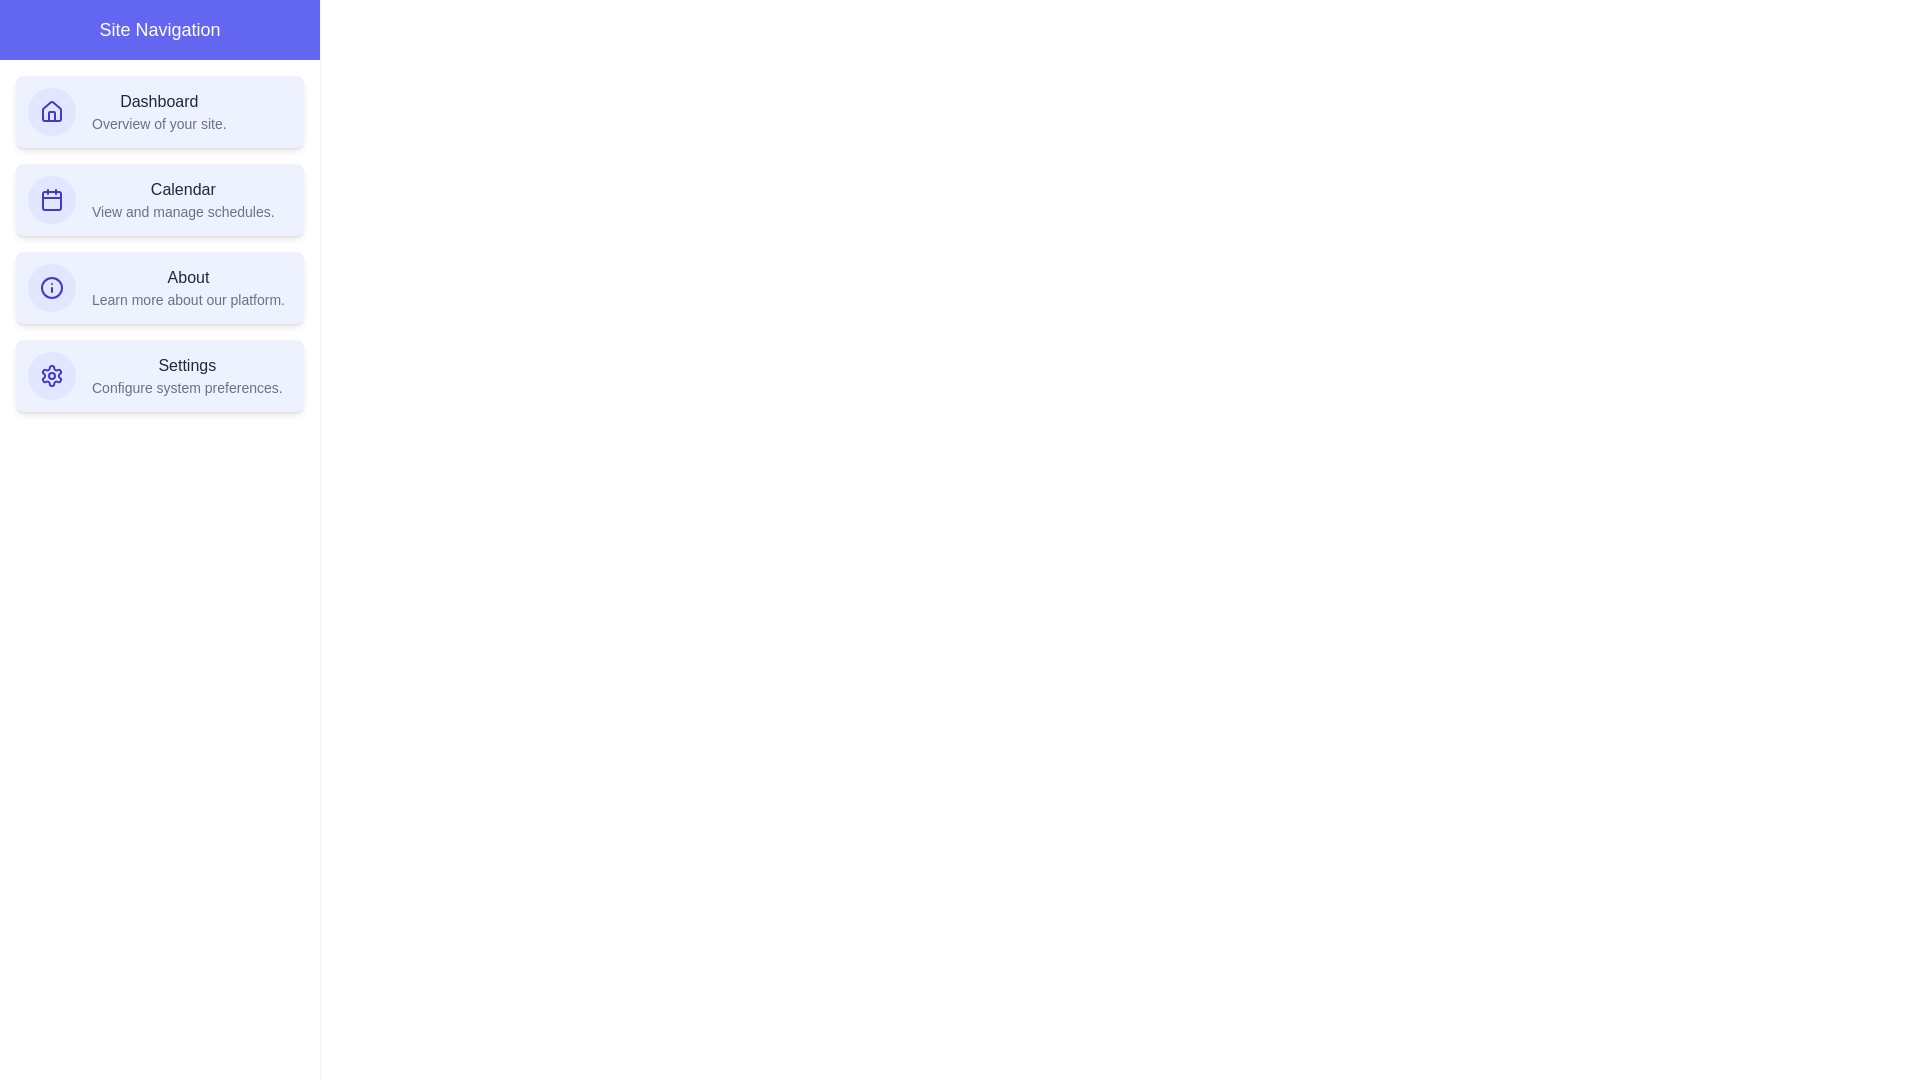 The image size is (1920, 1080). Describe the element at coordinates (158, 288) in the screenshot. I see `the navigation item corresponding to About` at that location.